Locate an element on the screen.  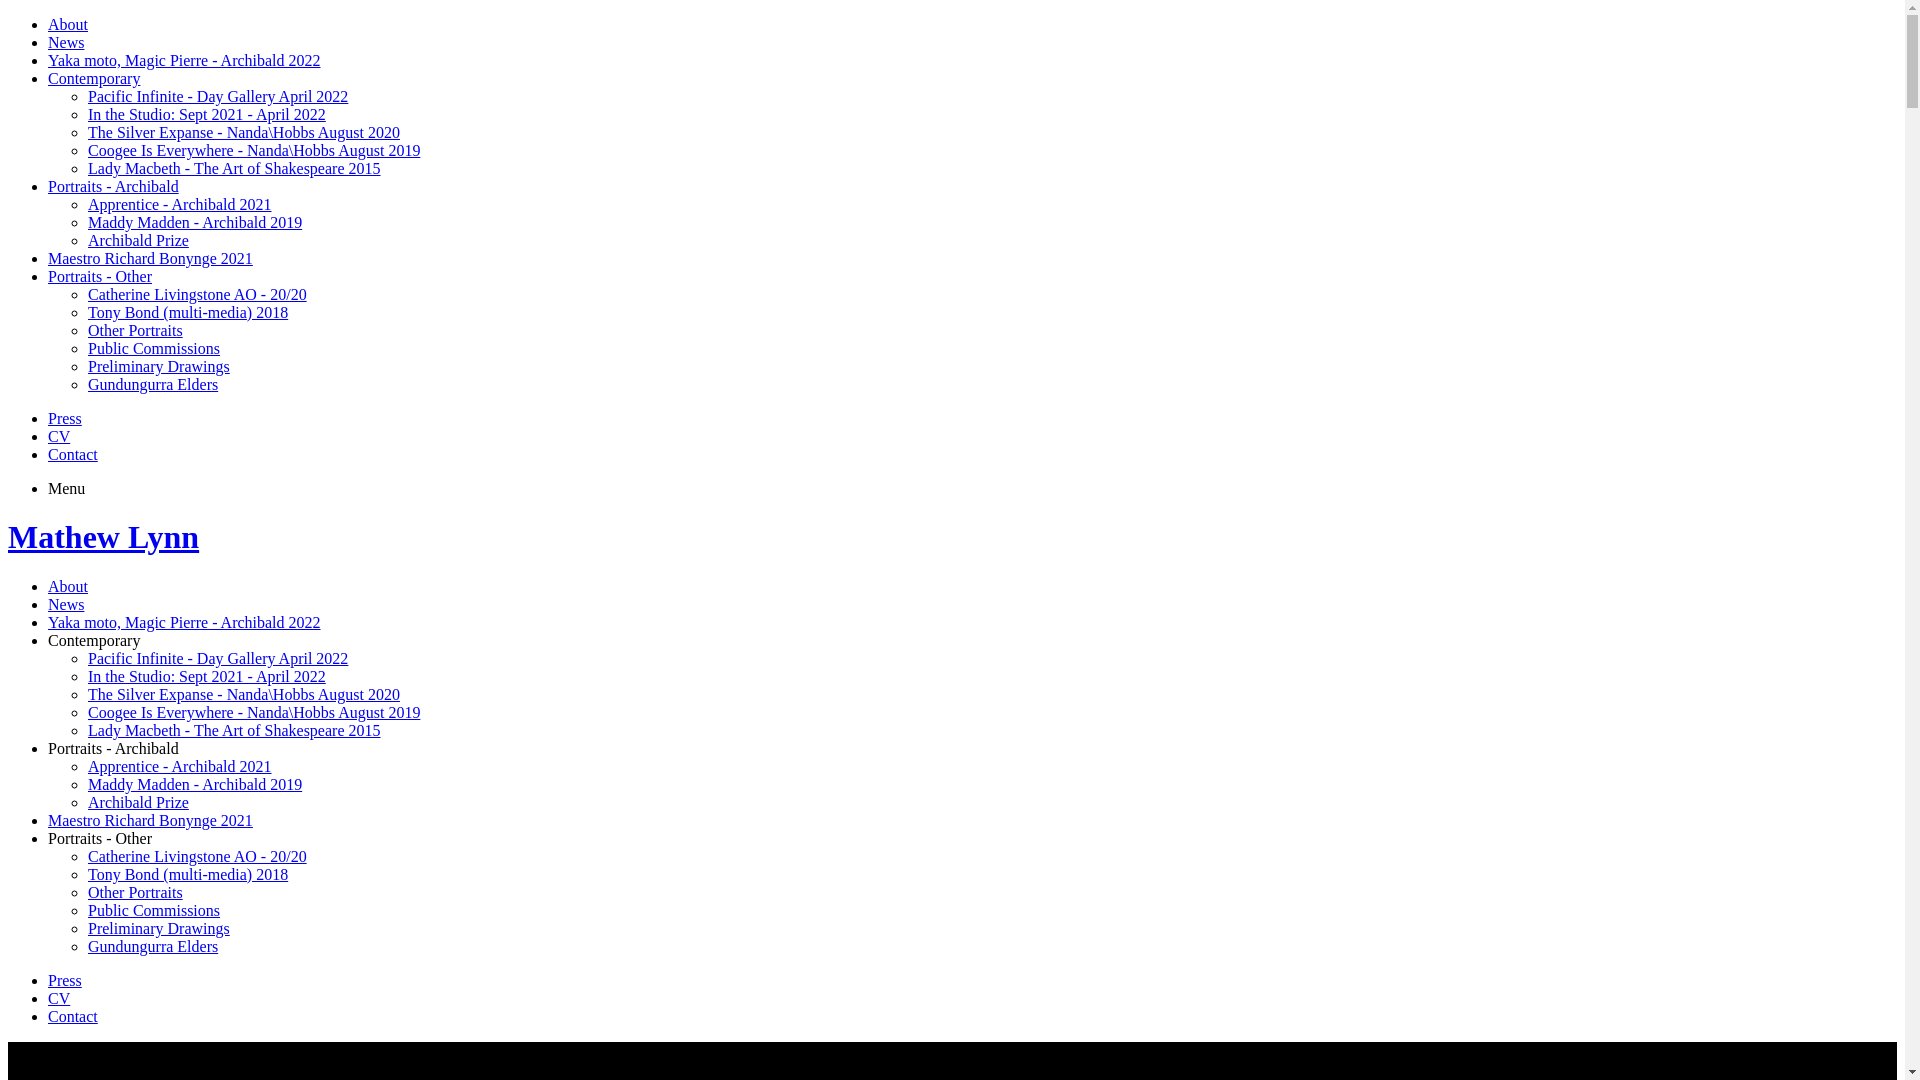
'Public Commissions' is located at coordinates (152, 347).